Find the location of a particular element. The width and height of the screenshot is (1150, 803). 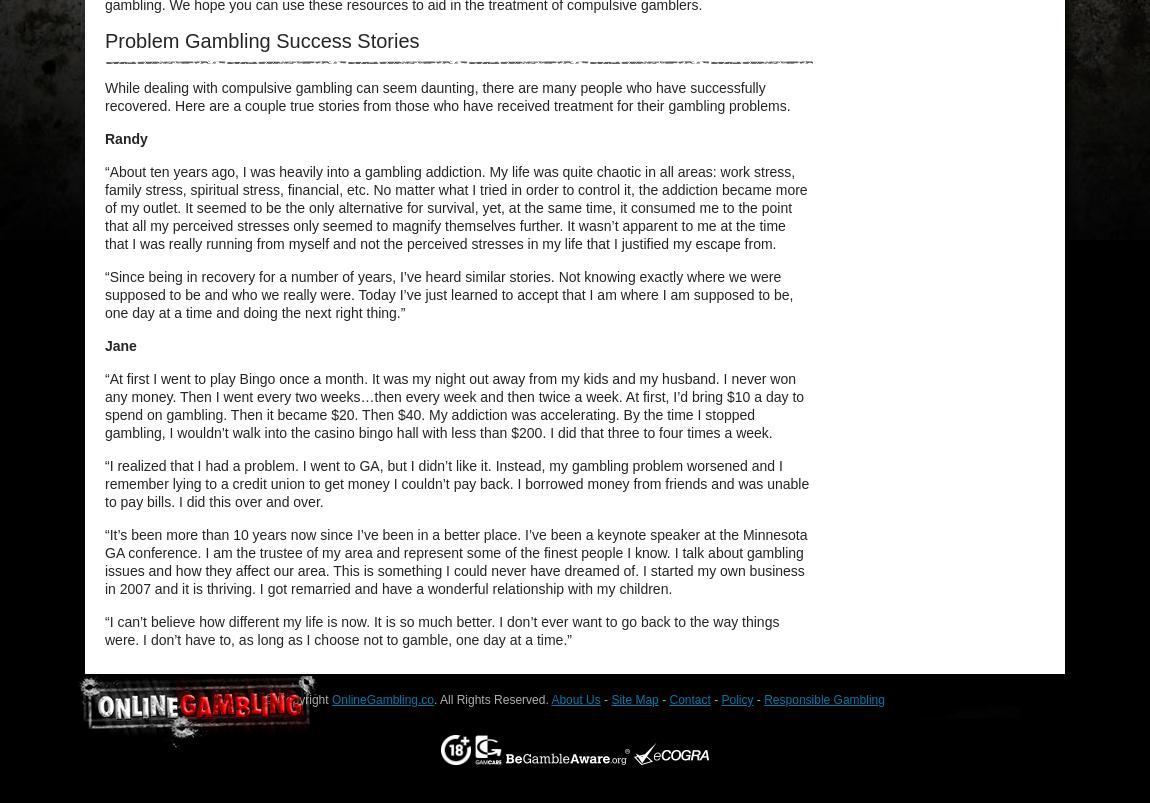

'Responsible Gambling' is located at coordinates (762, 698).